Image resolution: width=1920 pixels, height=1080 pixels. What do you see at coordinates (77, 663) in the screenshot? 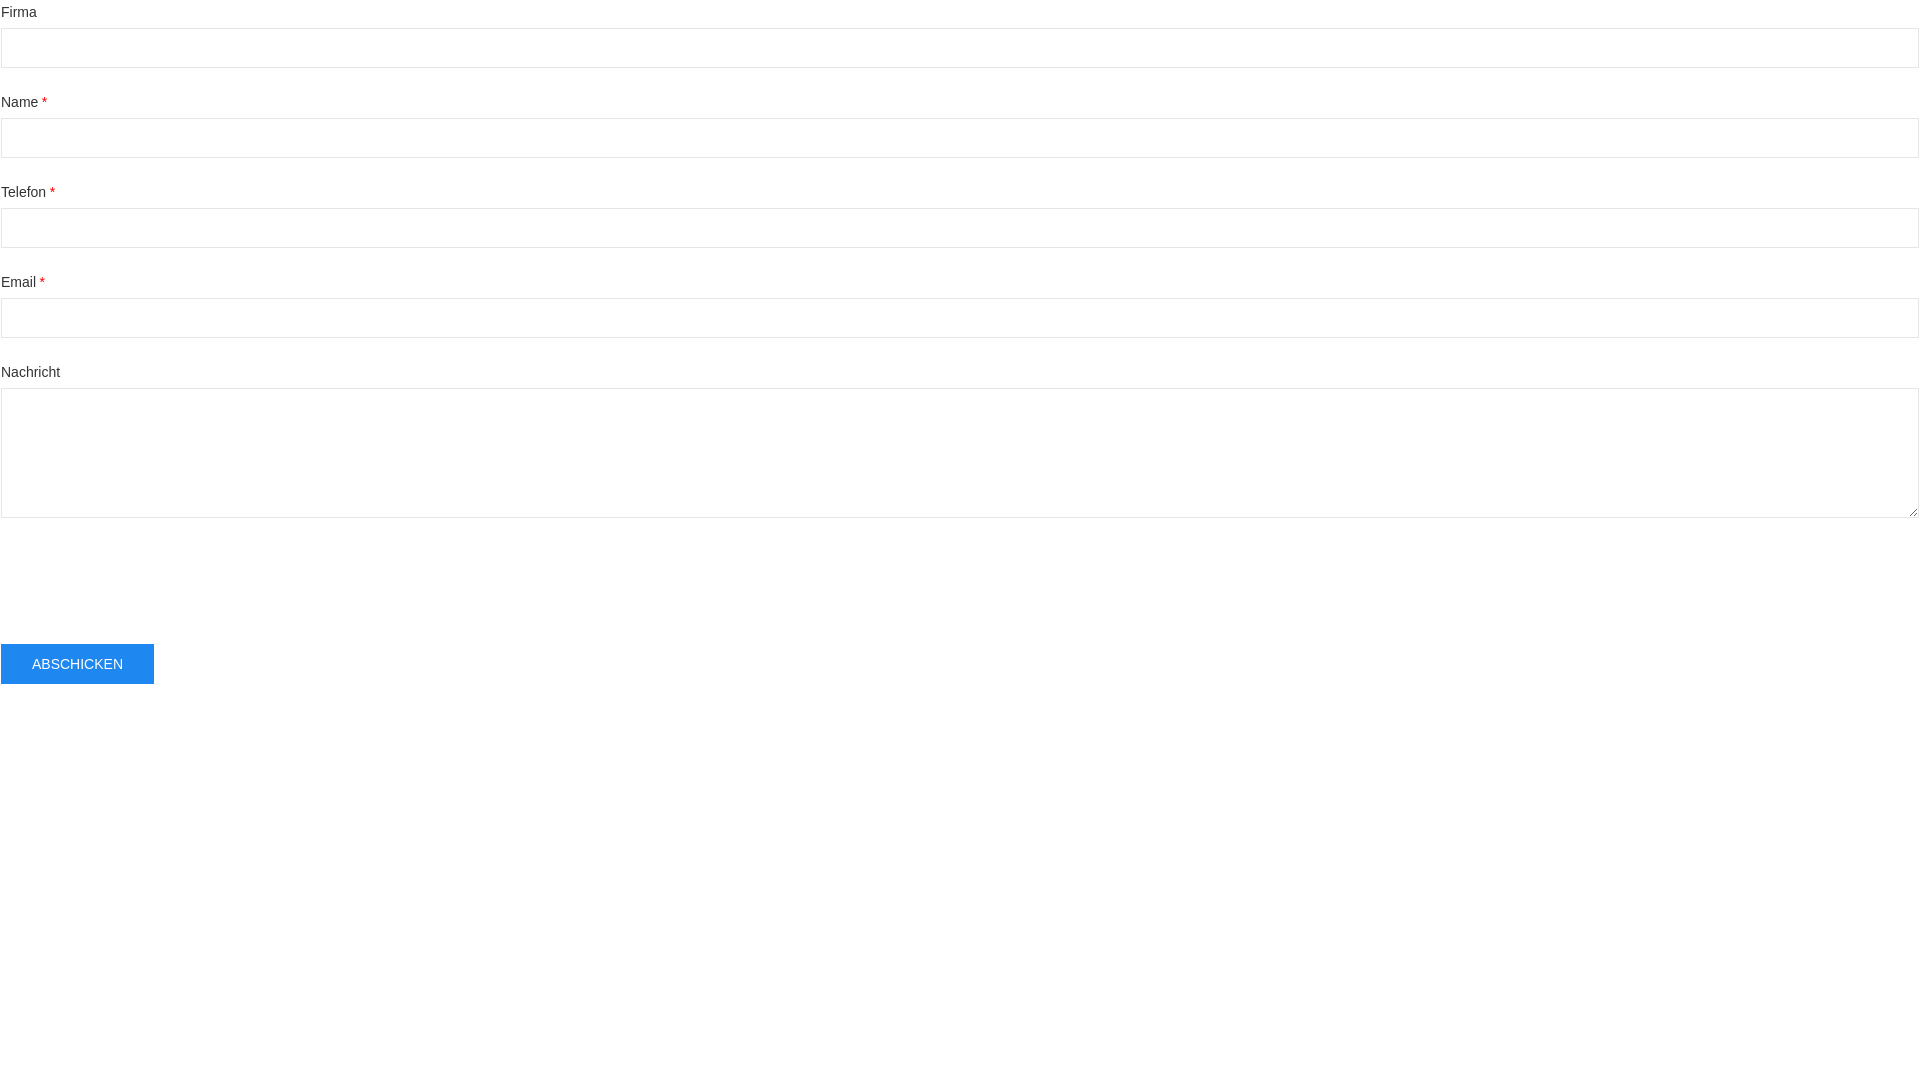
I see `'ABSCHICKEN'` at bounding box center [77, 663].